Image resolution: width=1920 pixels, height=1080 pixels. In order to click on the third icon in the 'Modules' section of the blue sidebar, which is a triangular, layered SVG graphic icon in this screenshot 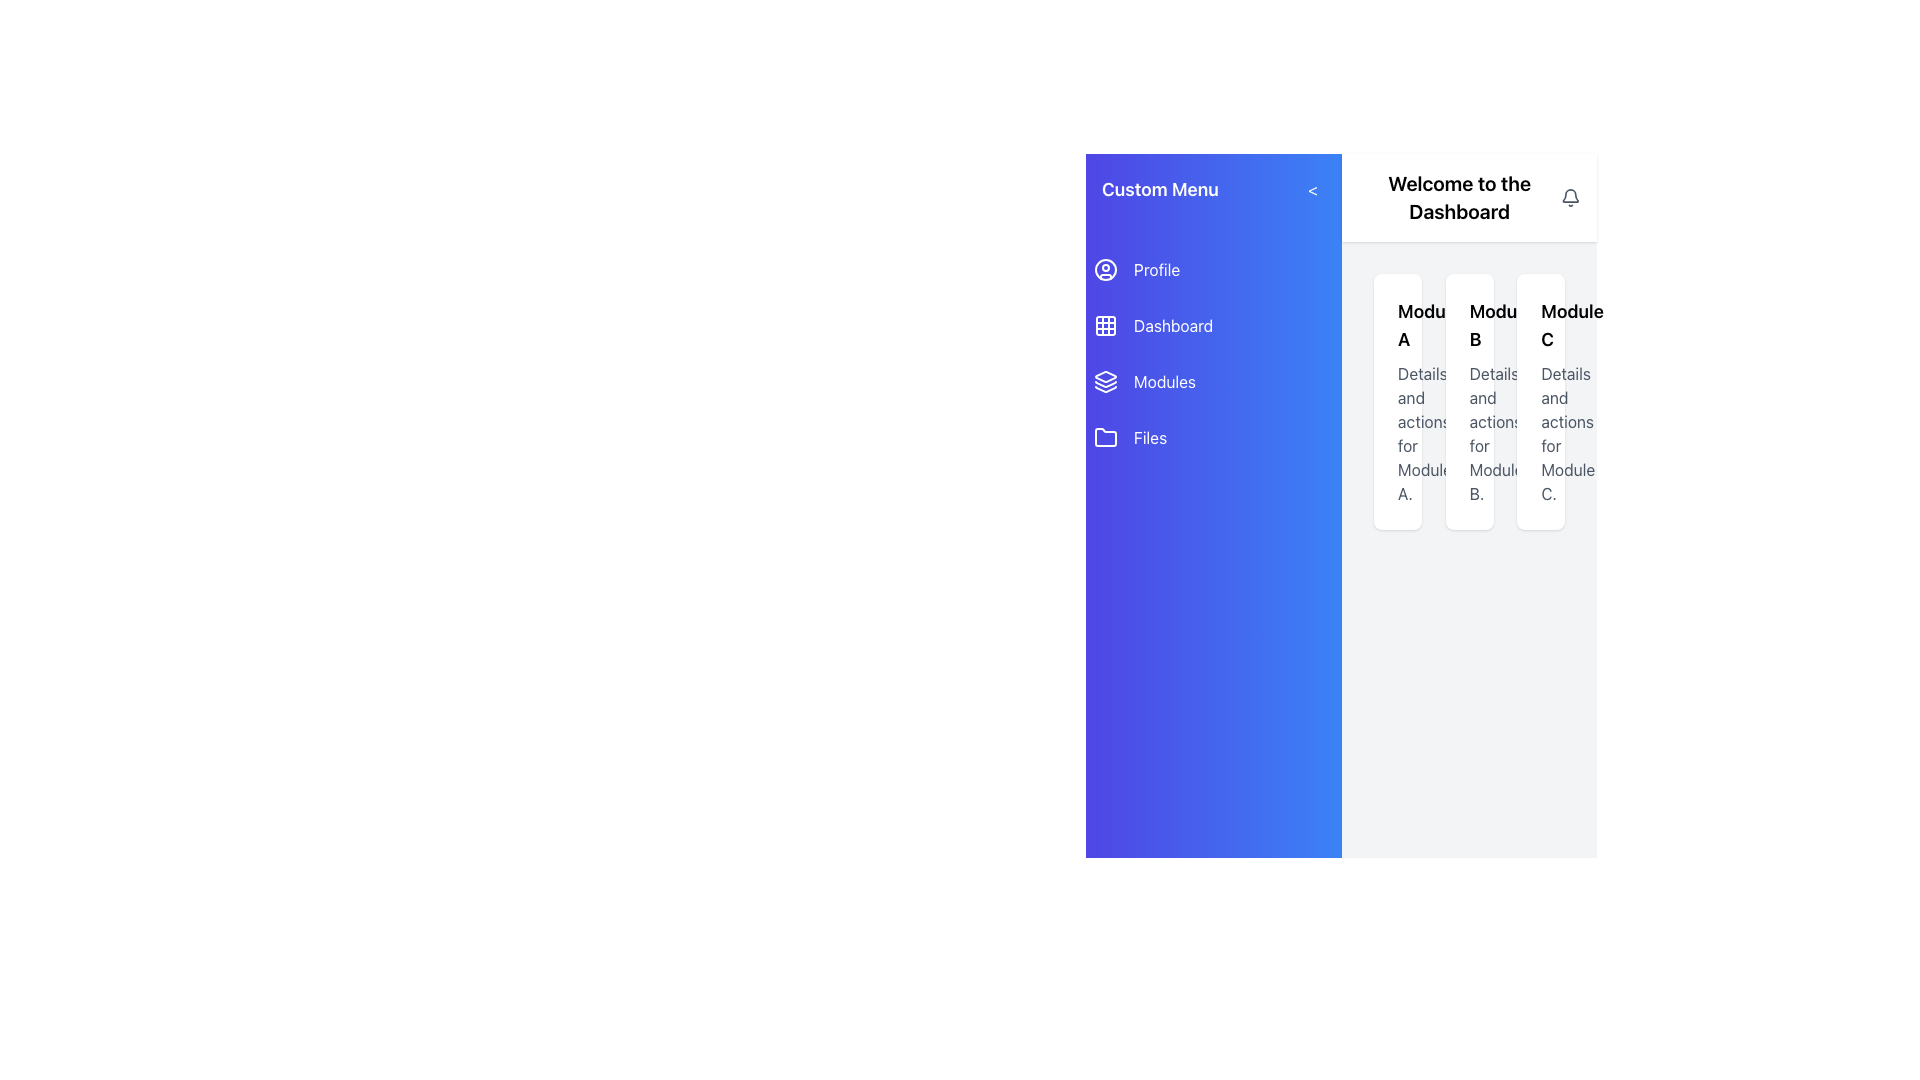, I will do `click(1104, 377)`.